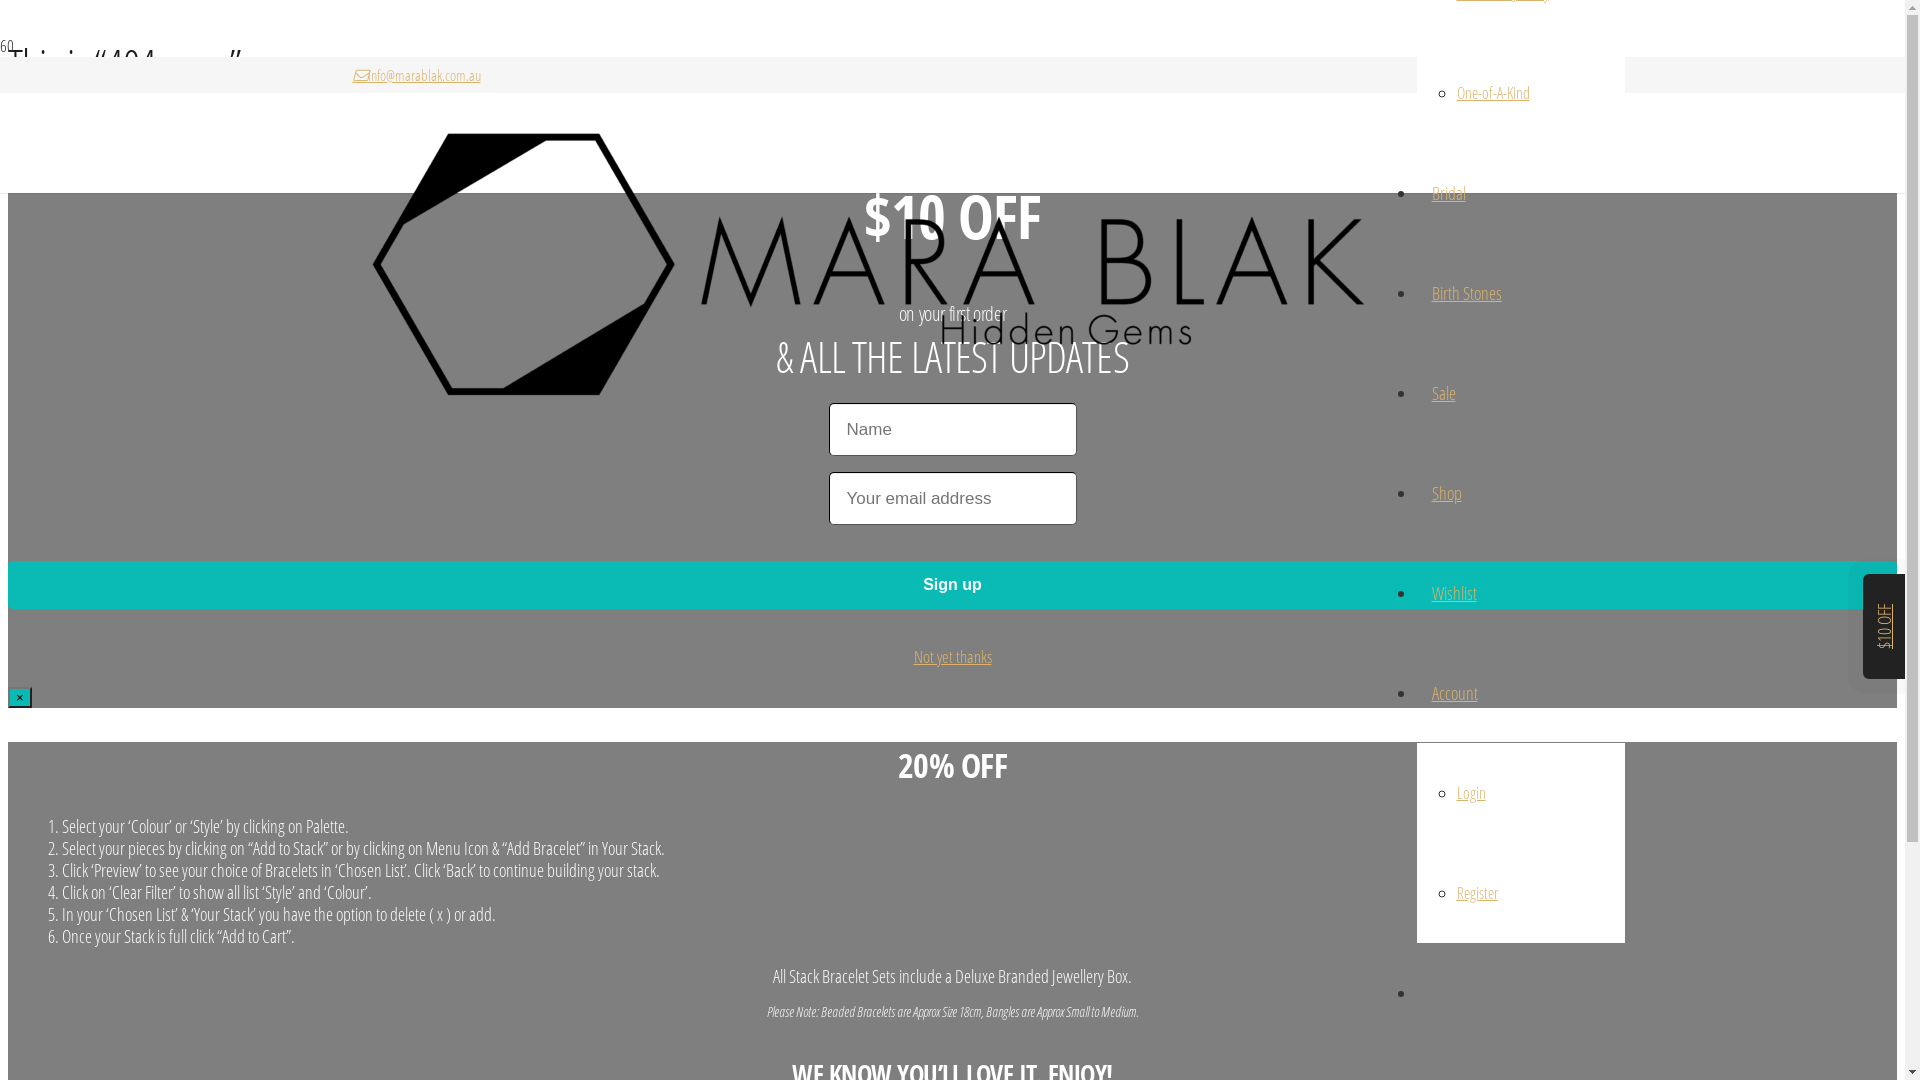 The width and height of the screenshot is (1920, 1080). I want to click on 'Account', so click(1415, 692).